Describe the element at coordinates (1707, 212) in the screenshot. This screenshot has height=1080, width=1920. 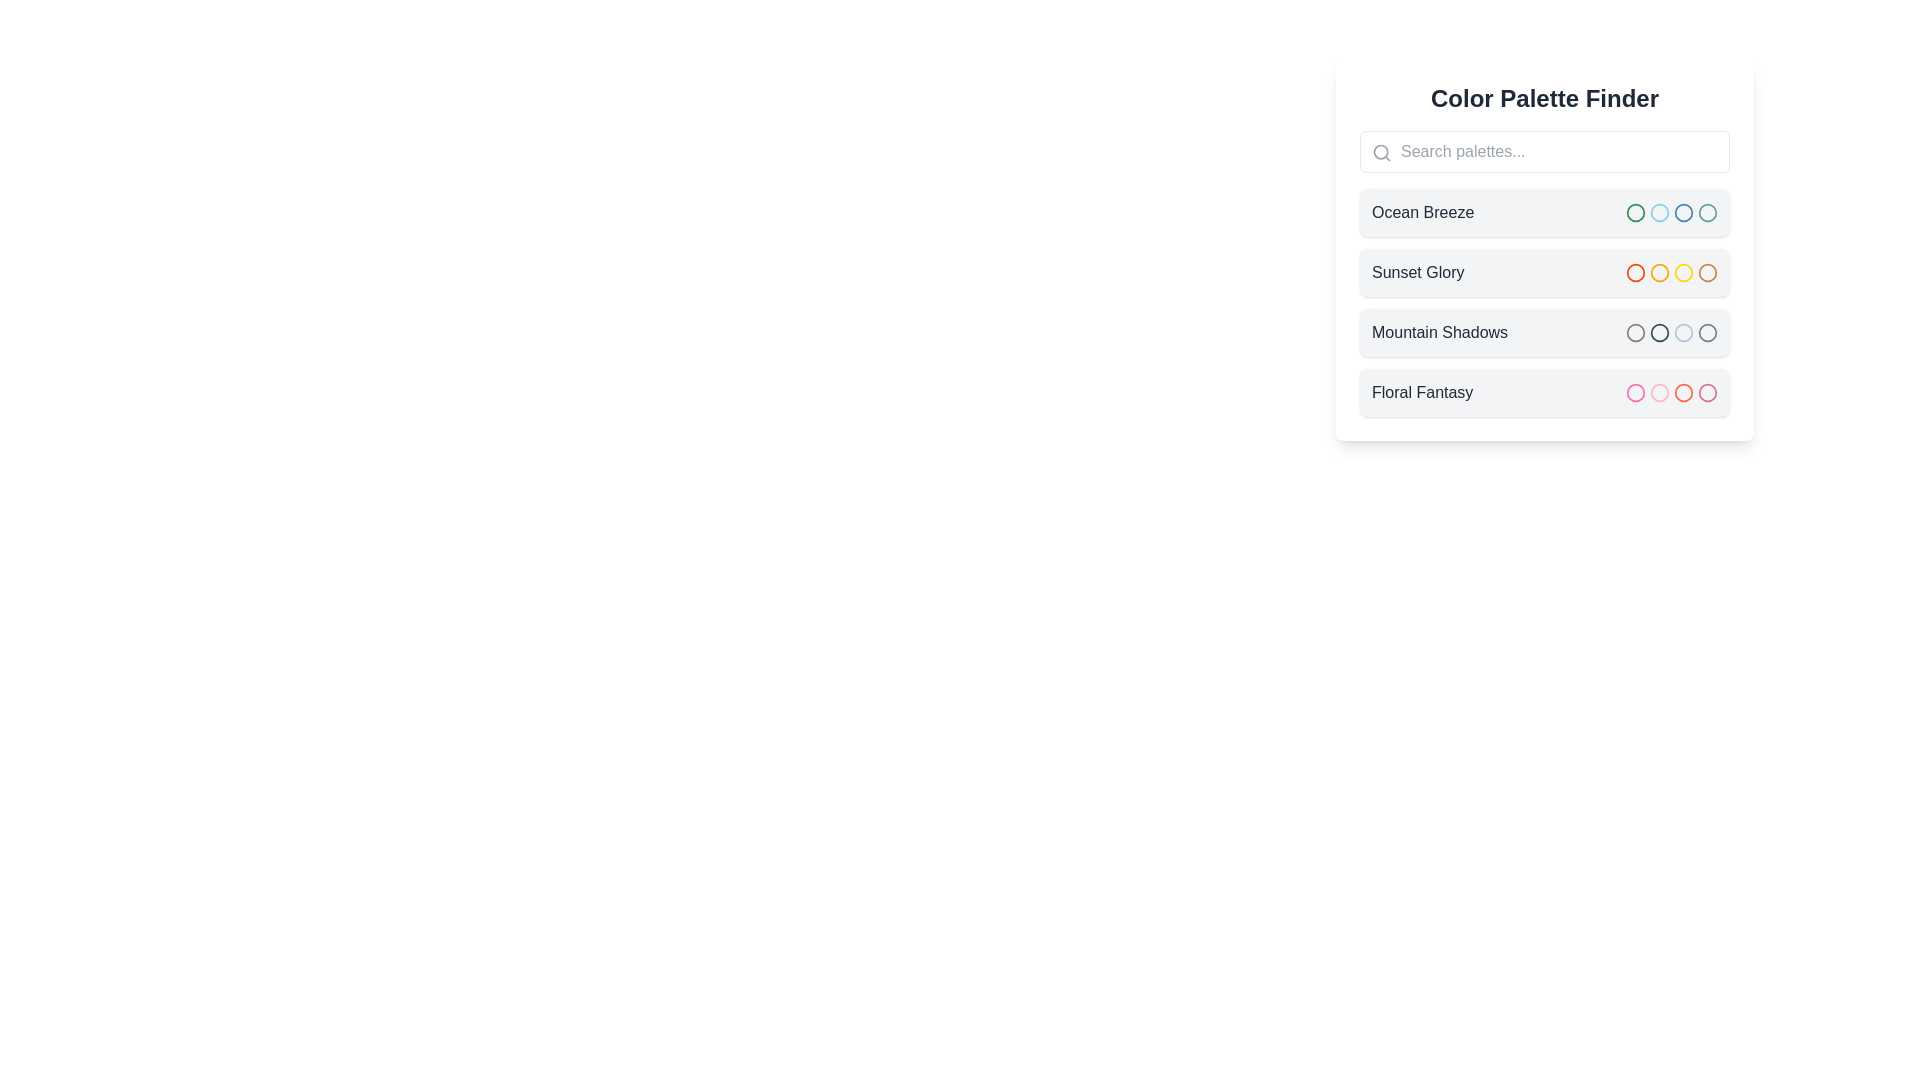
I see `the fifth circular icon` at that location.